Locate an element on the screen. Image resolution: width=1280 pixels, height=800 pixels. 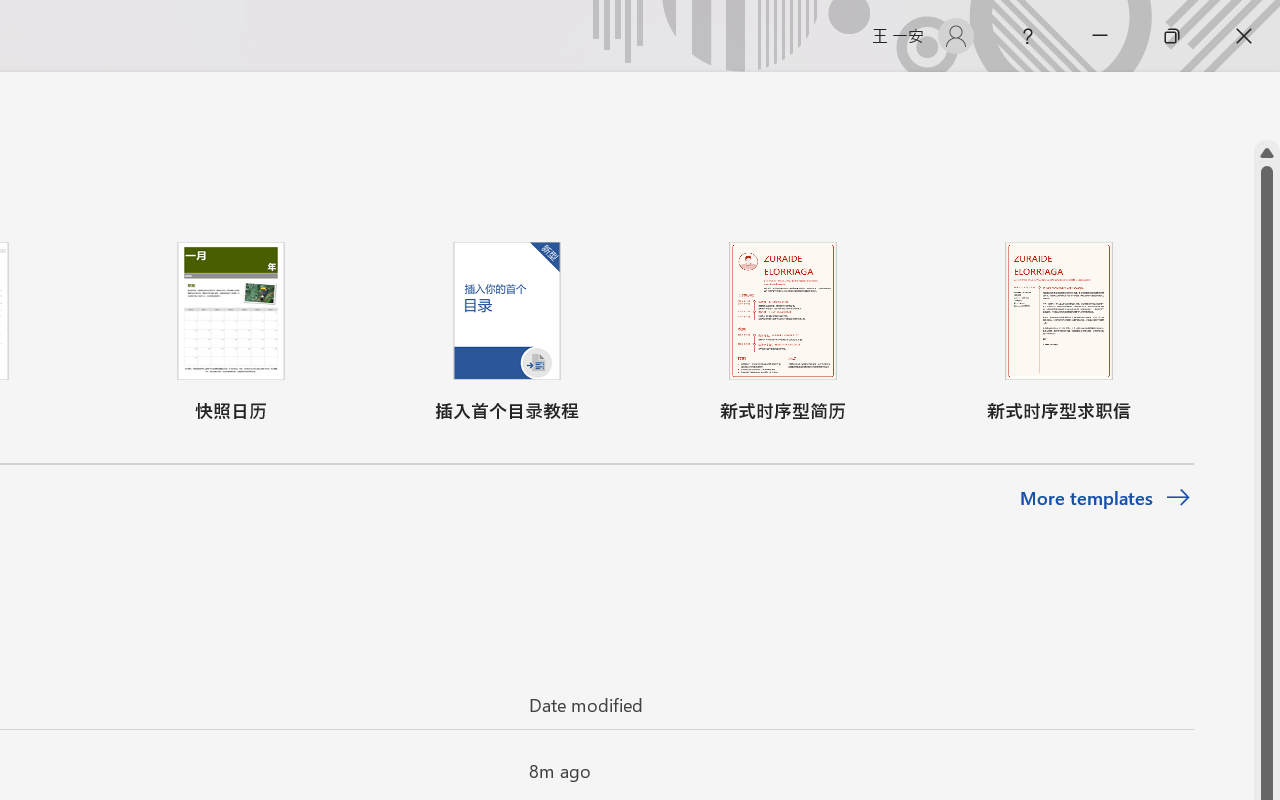
'Class: NetUIScrollBar' is located at coordinates (1266, 105).